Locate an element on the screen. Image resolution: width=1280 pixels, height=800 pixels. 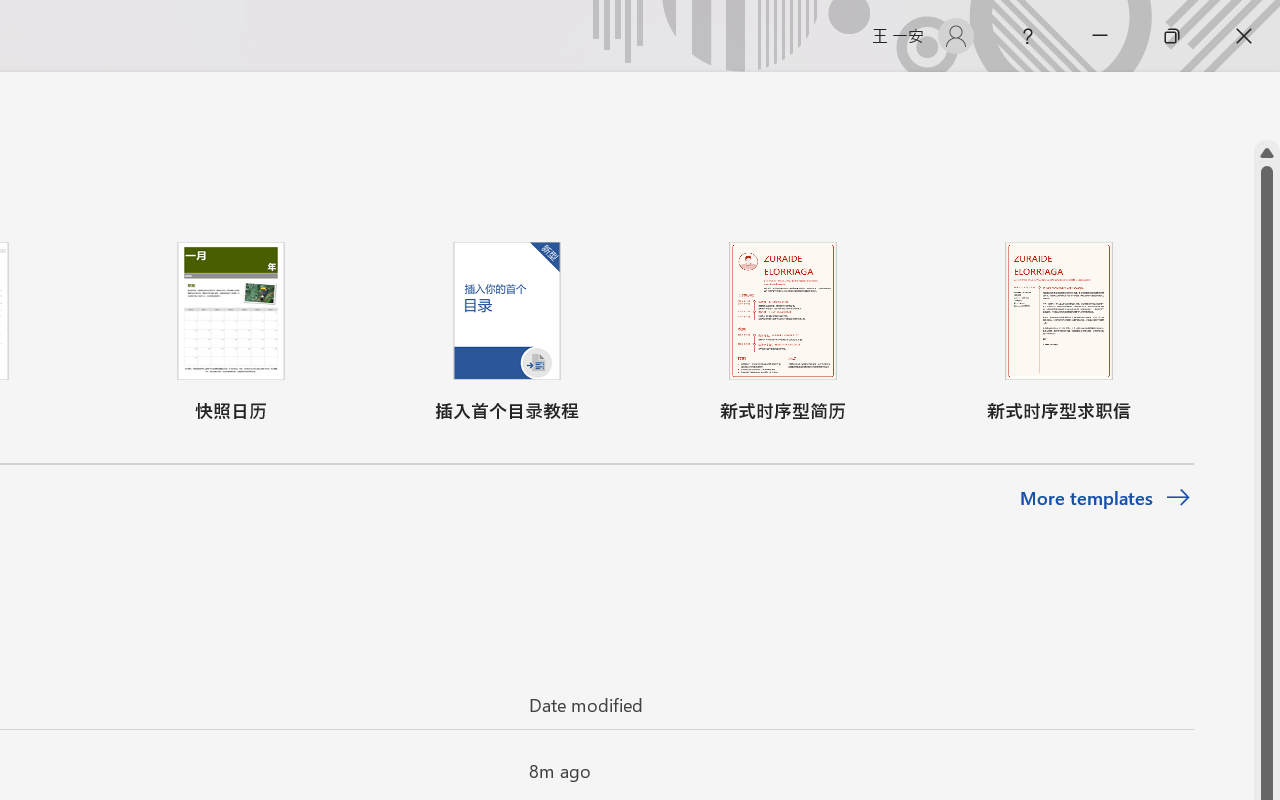
'Class: NetUIScrollBar' is located at coordinates (1266, 105).